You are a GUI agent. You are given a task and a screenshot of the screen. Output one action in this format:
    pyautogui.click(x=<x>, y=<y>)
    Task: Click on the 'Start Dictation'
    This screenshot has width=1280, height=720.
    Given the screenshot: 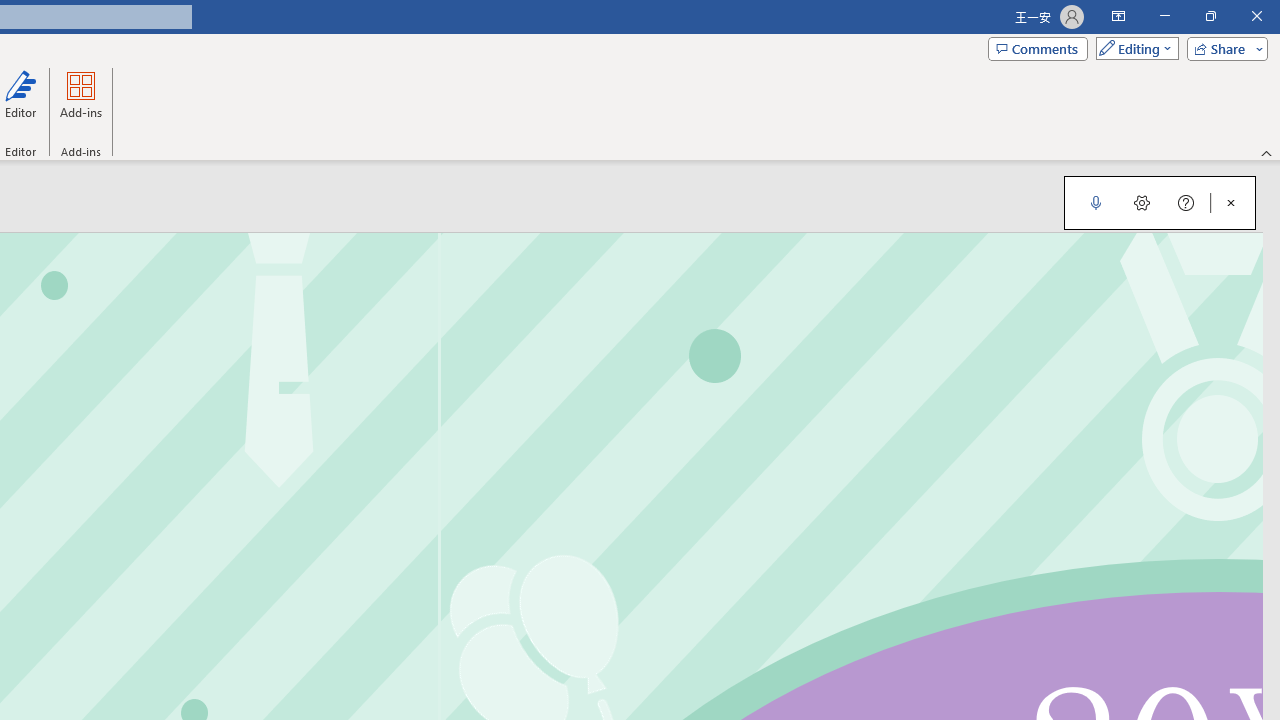 What is the action you would take?
    pyautogui.click(x=1095, y=203)
    